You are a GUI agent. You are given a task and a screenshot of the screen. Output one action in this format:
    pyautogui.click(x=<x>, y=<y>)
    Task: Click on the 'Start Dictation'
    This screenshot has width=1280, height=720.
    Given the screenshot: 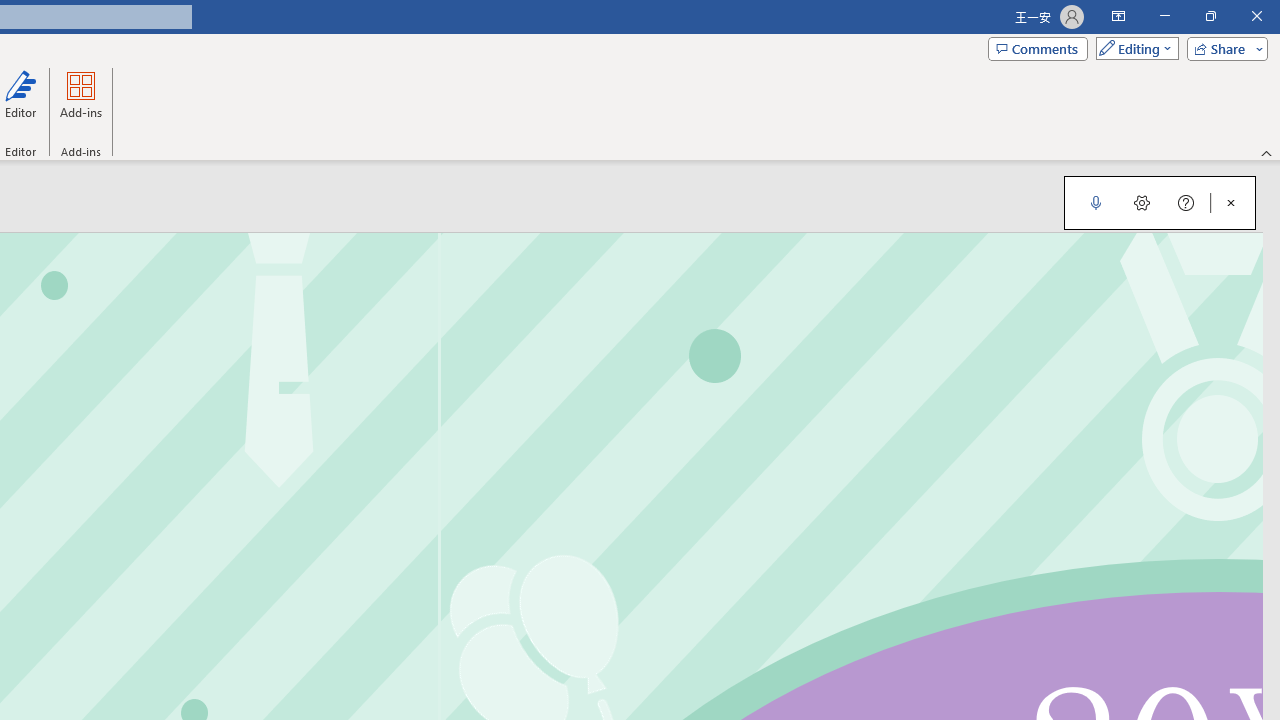 What is the action you would take?
    pyautogui.click(x=1095, y=203)
    